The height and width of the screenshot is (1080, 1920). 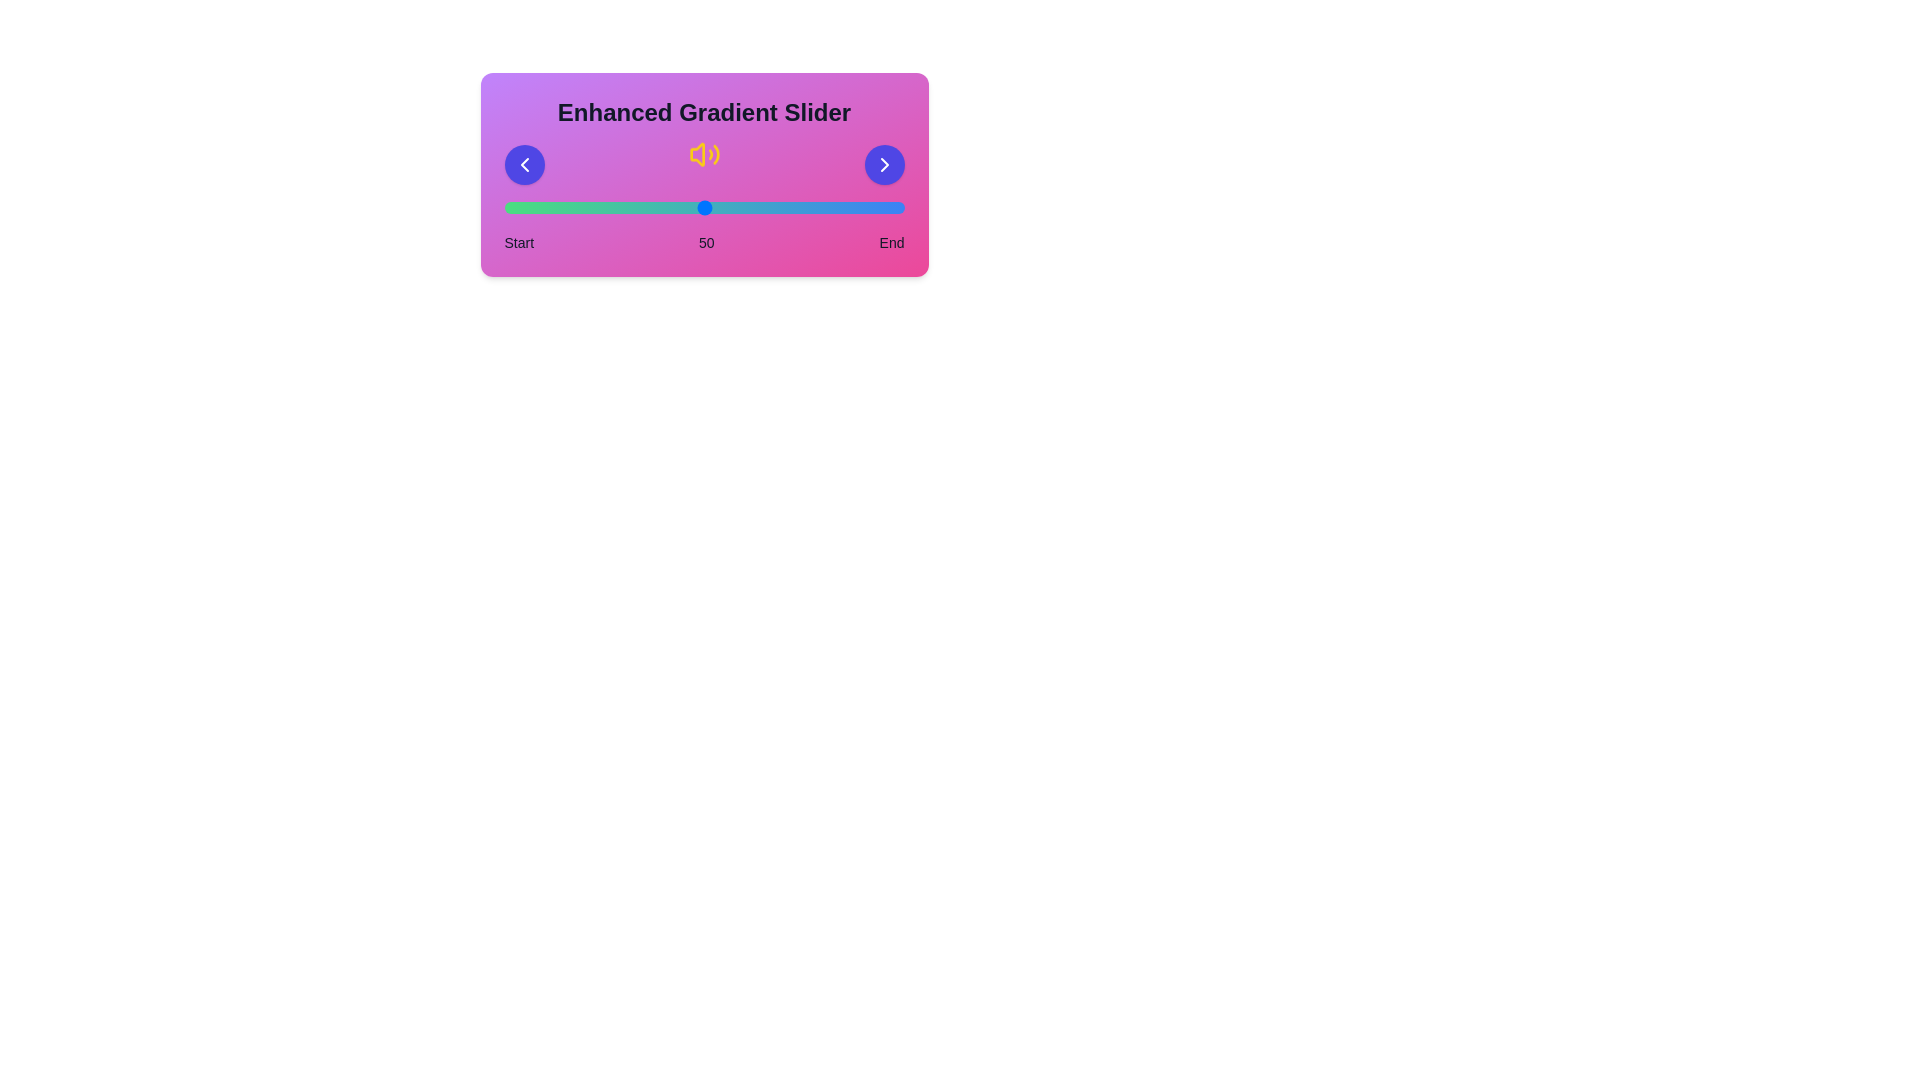 What do you see at coordinates (832, 208) in the screenshot?
I see `the slider to set the value to 82` at bounding box center [832, 208].